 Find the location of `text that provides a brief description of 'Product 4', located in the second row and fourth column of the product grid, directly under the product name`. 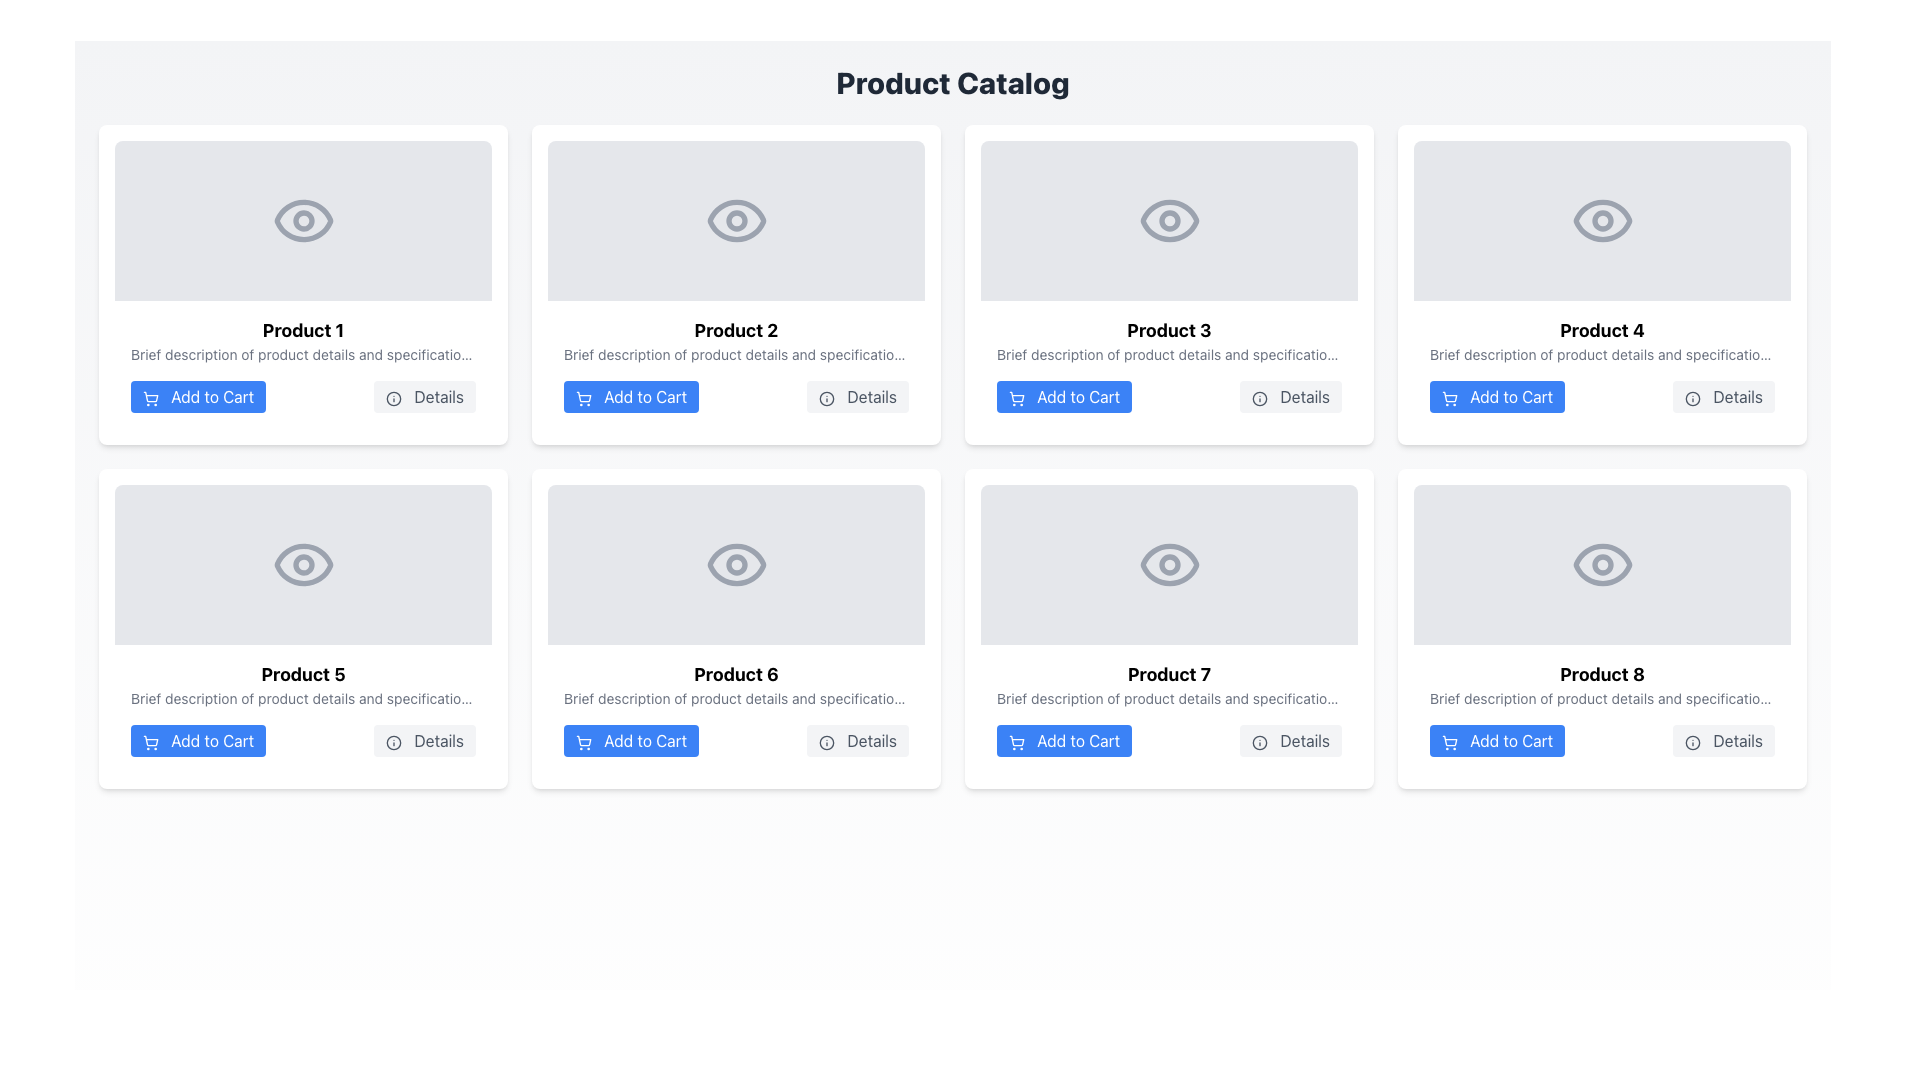

text that provides a brief description of 'Product 4', located in the second row and fourth column of the product grid, directly under the product name is located at coordinates (1602, 353).